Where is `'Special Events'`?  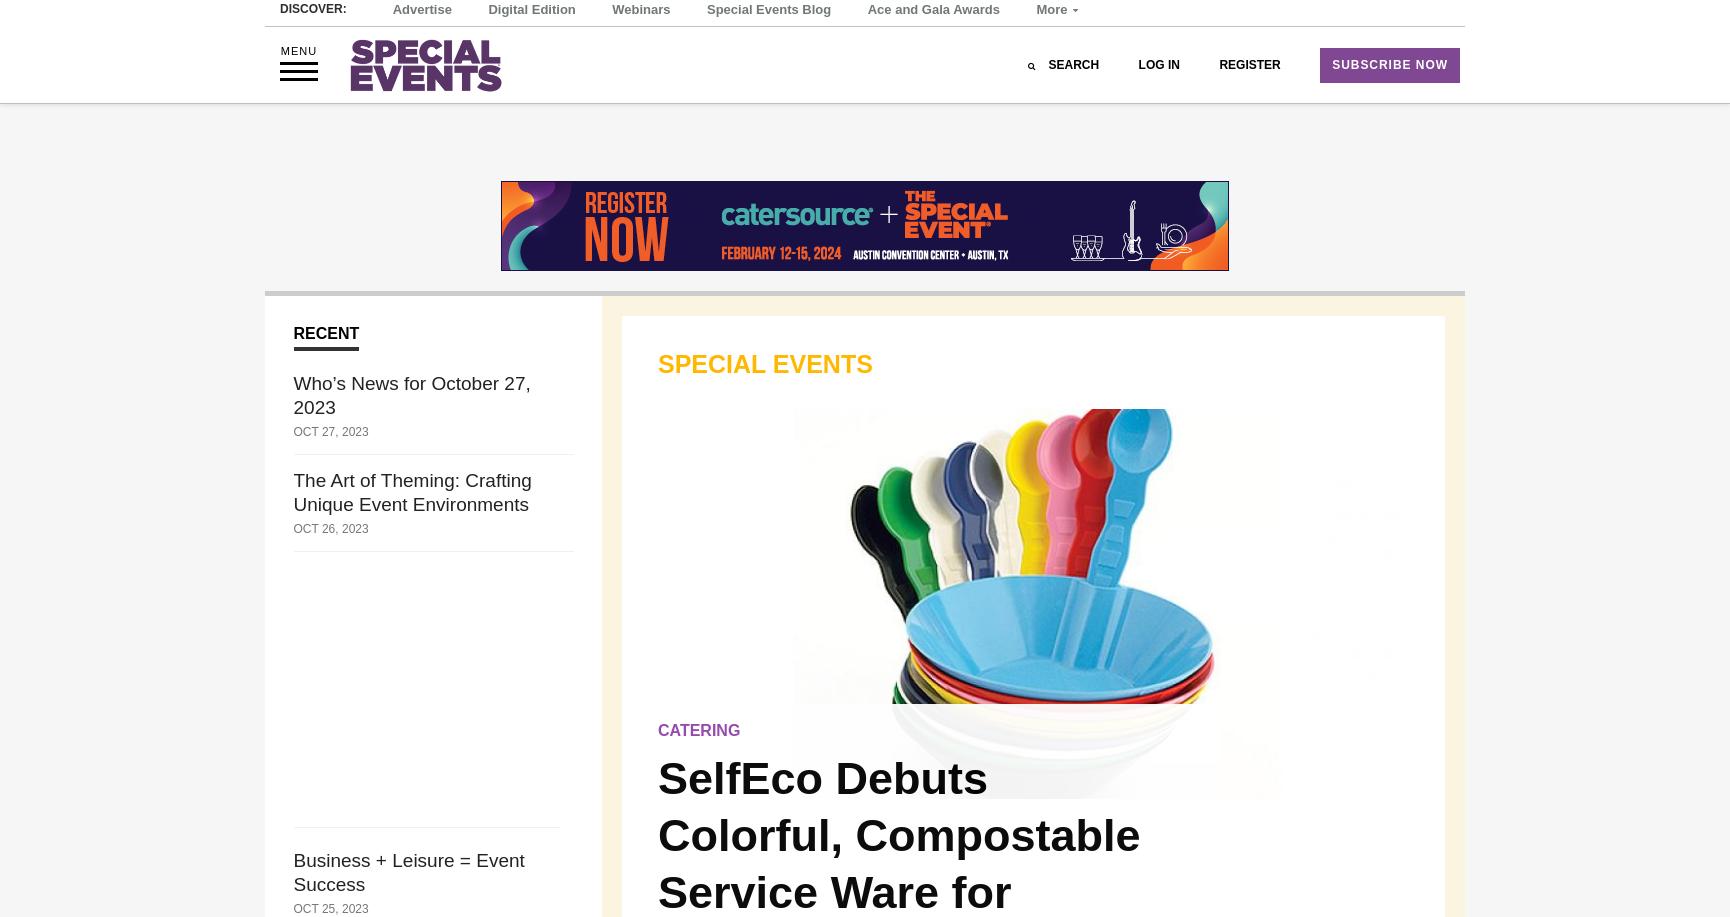 'Special Events' is located at coordinates (764, 362).